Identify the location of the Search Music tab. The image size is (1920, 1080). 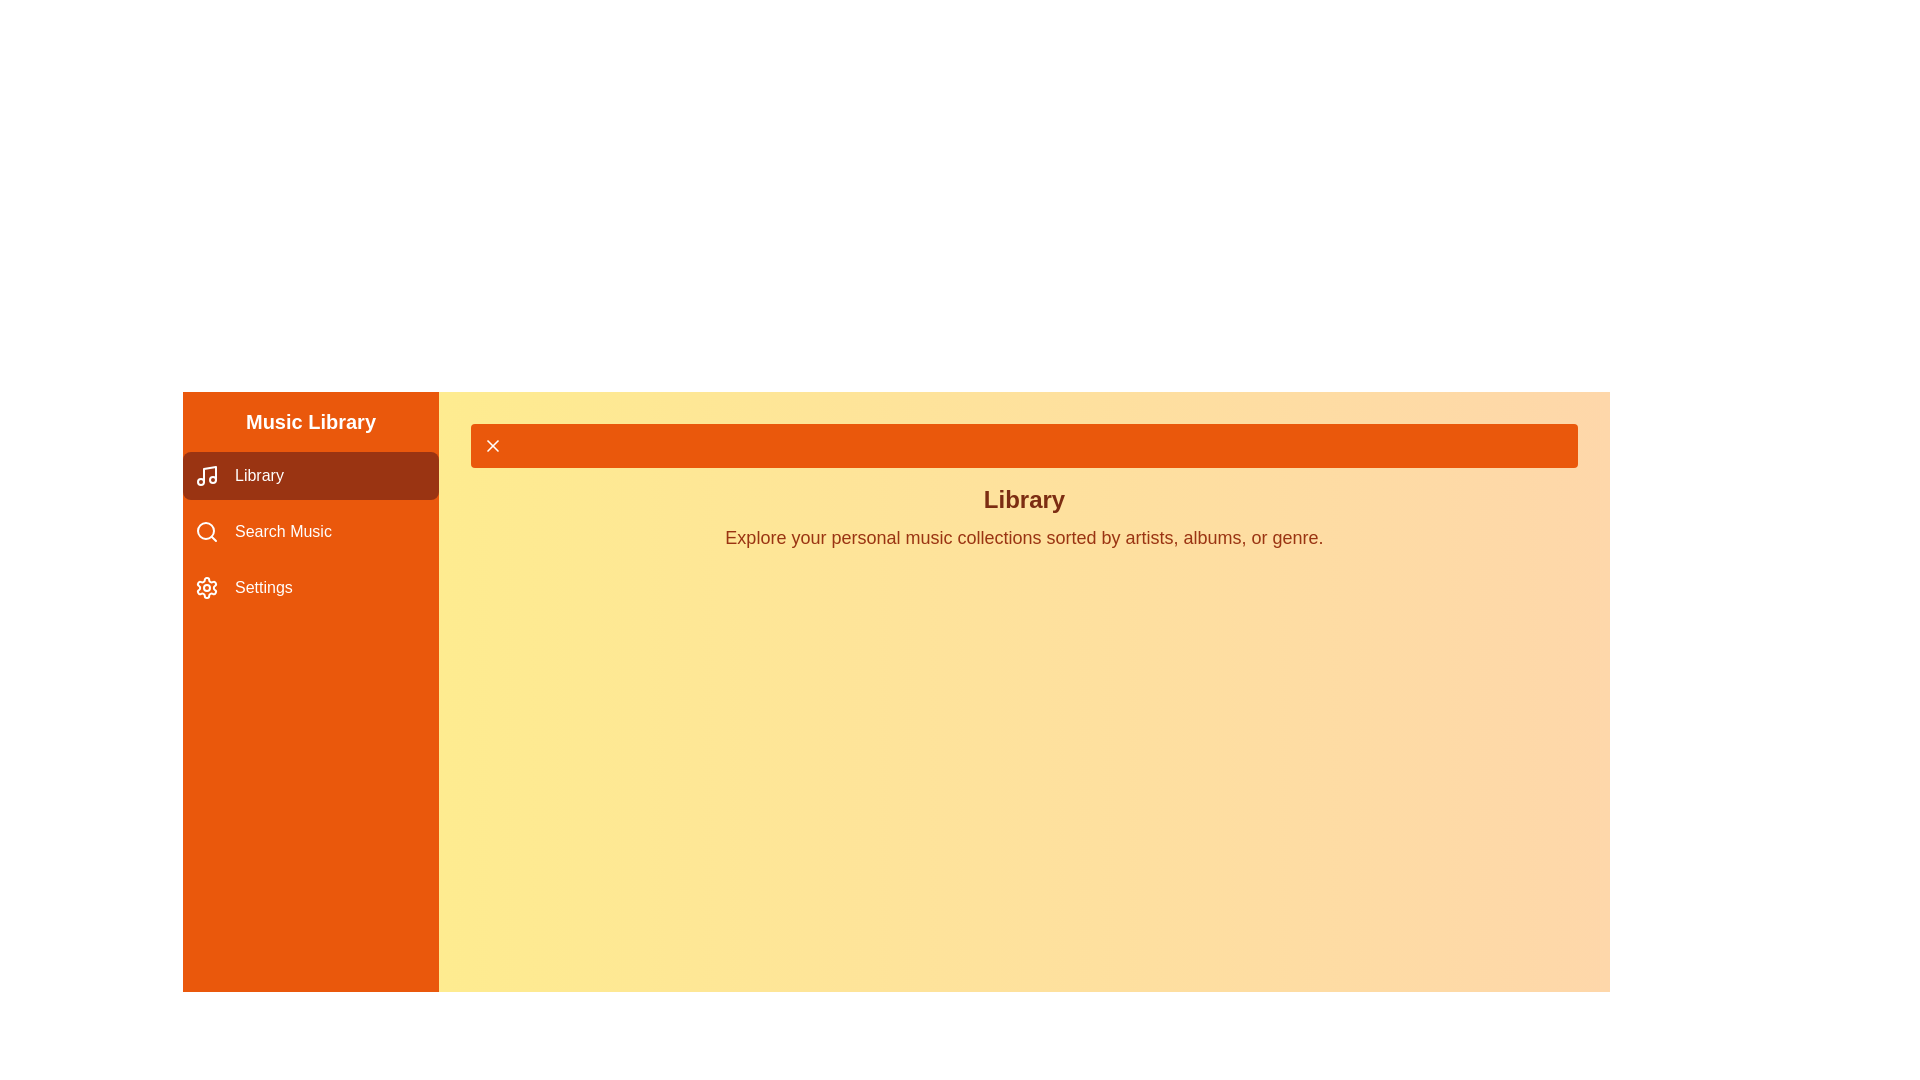
(310, 531).